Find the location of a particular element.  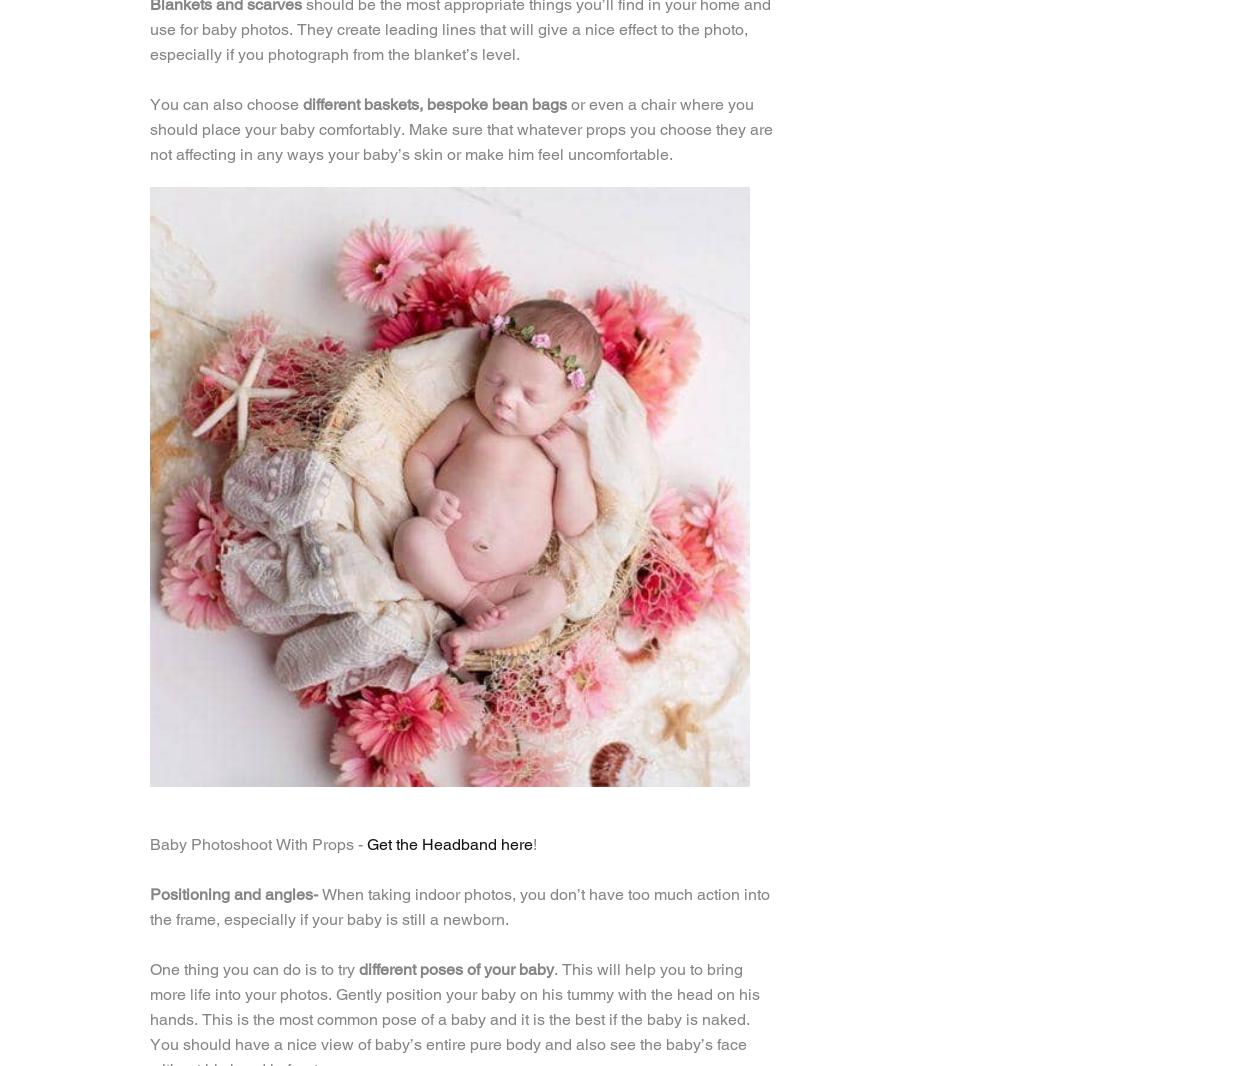

'different baskets, bespoke bean bags' is located at coordinates (434, 103).